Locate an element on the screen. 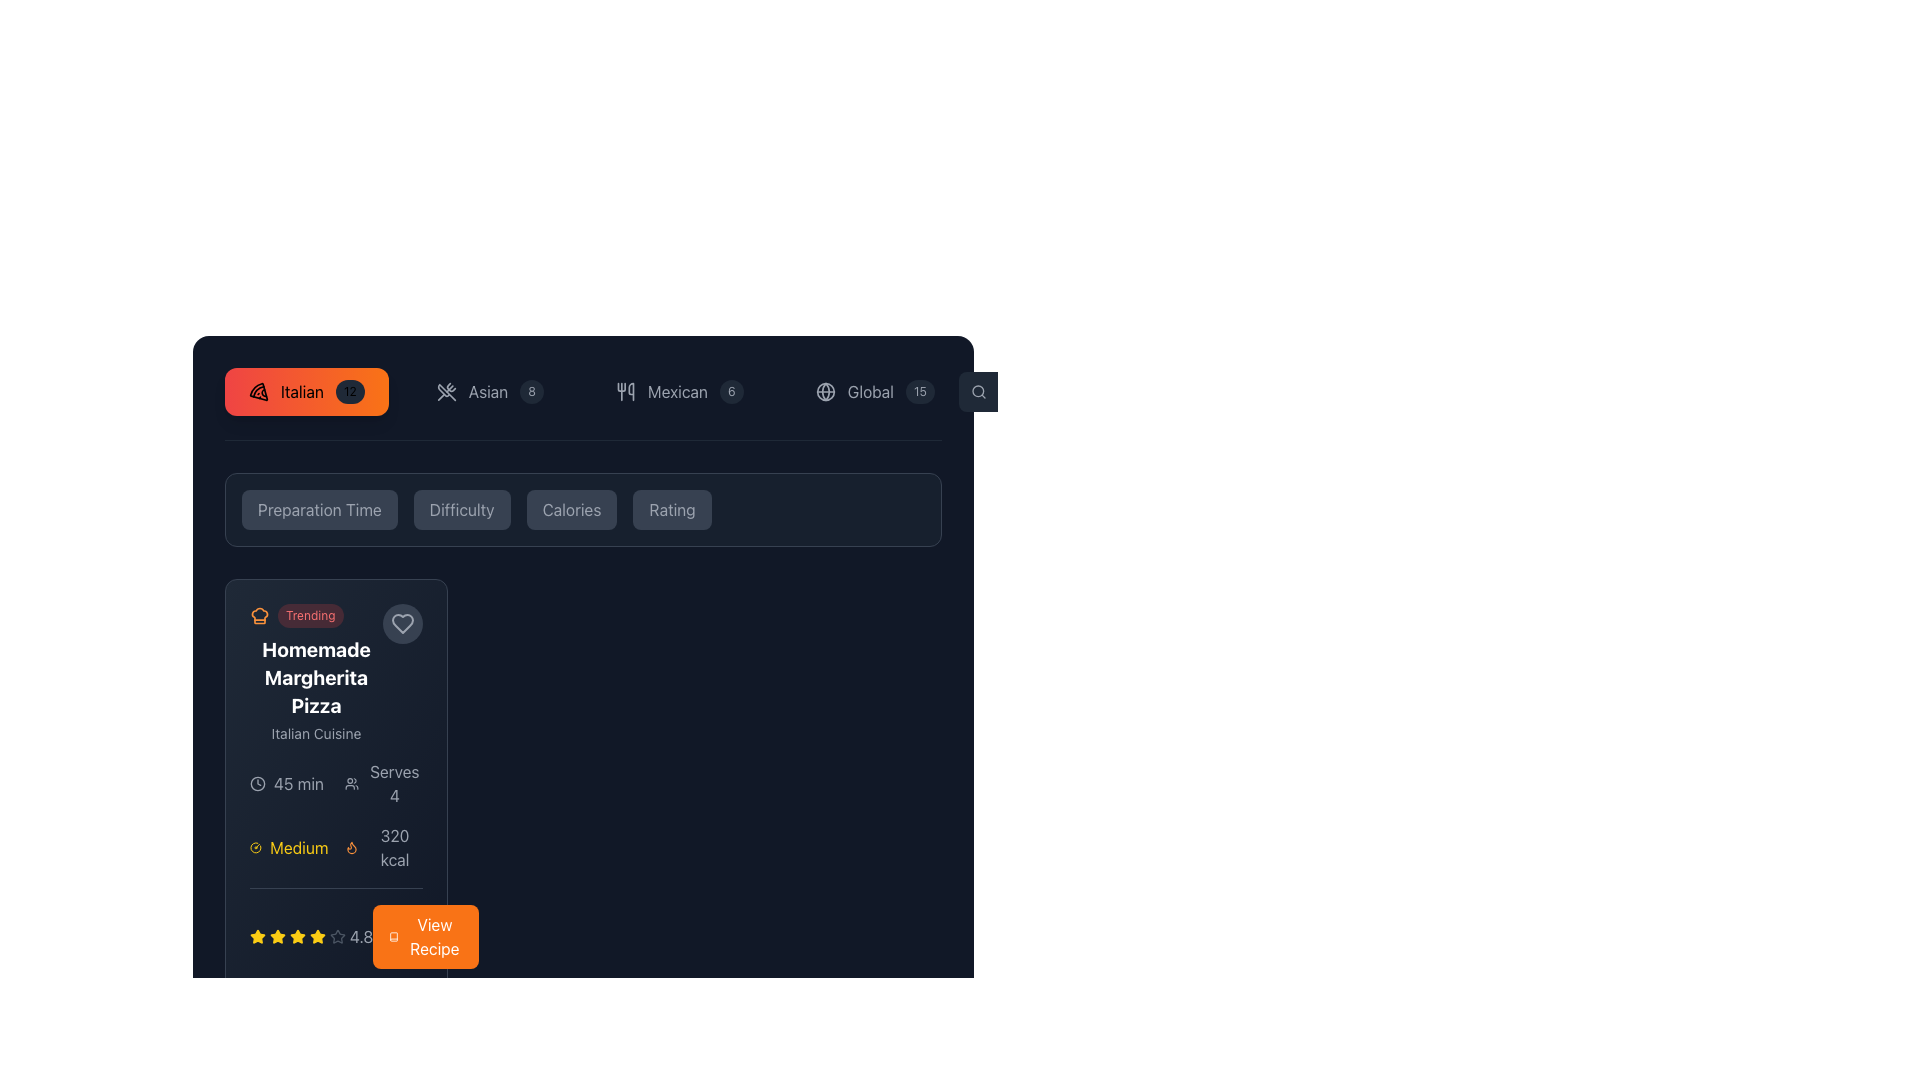  the heart-shaped outline icon located at the top right corner of the recipe card is located at coordinates (402, 623).